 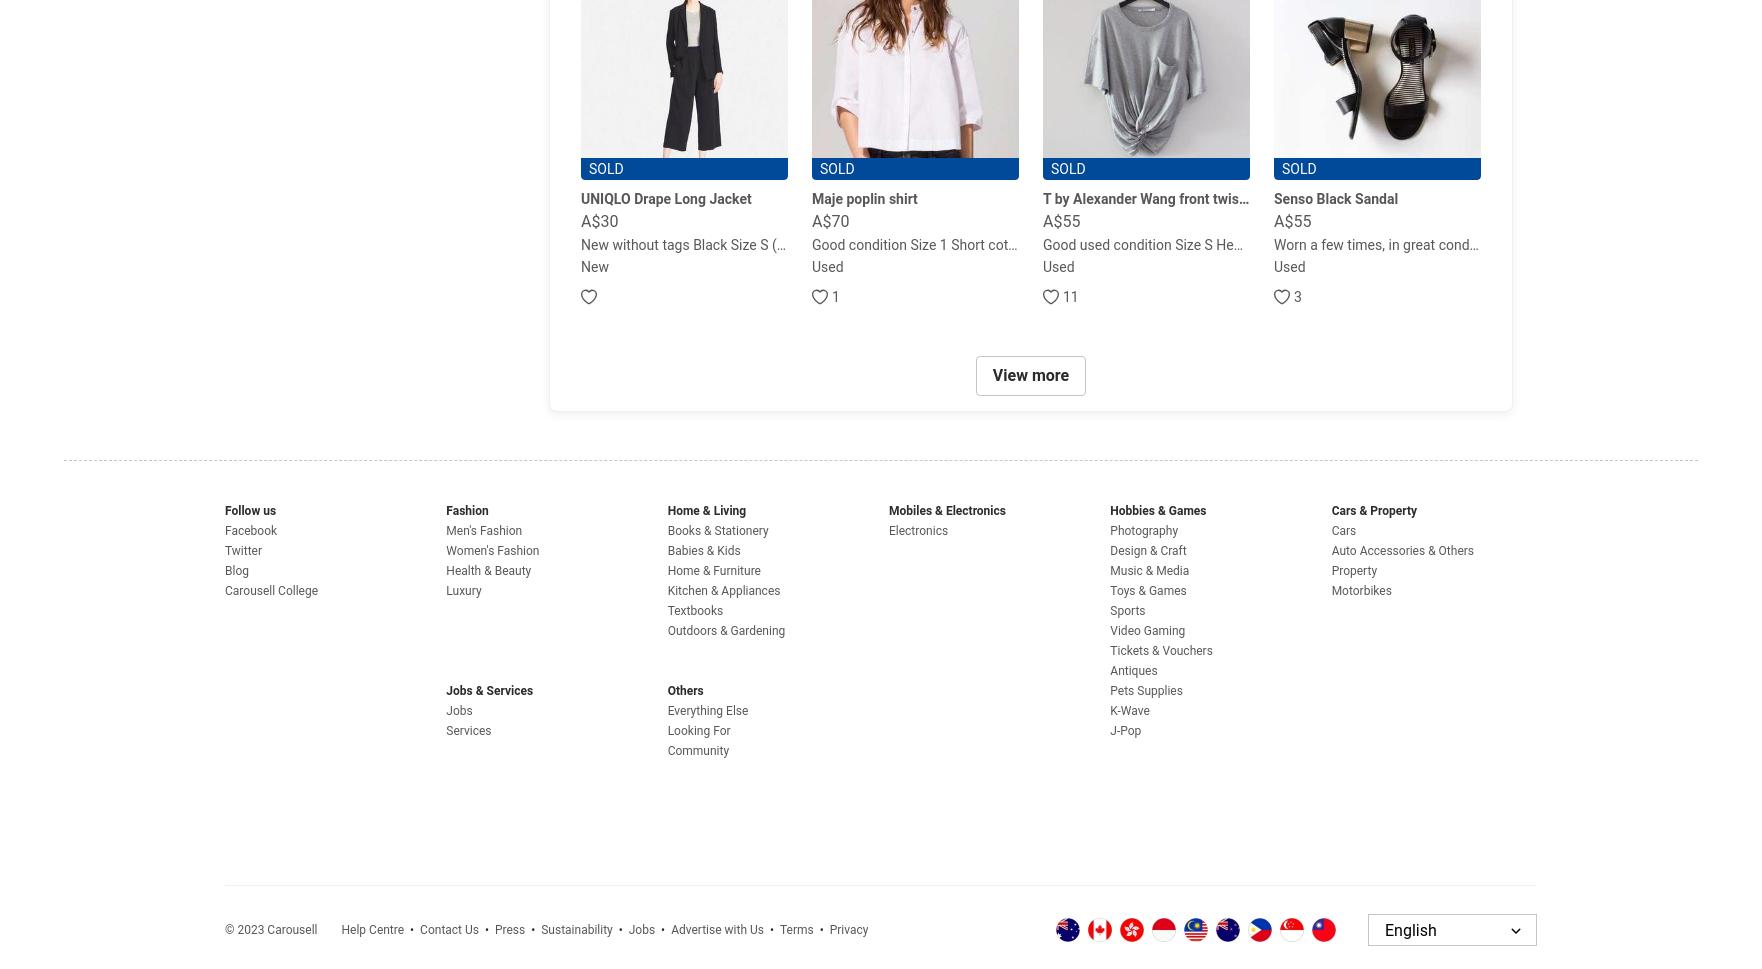 What do you see at coordinates (444, 589) in the screenshot?
I see `'Luxury'` at bounding box center [444, 589].